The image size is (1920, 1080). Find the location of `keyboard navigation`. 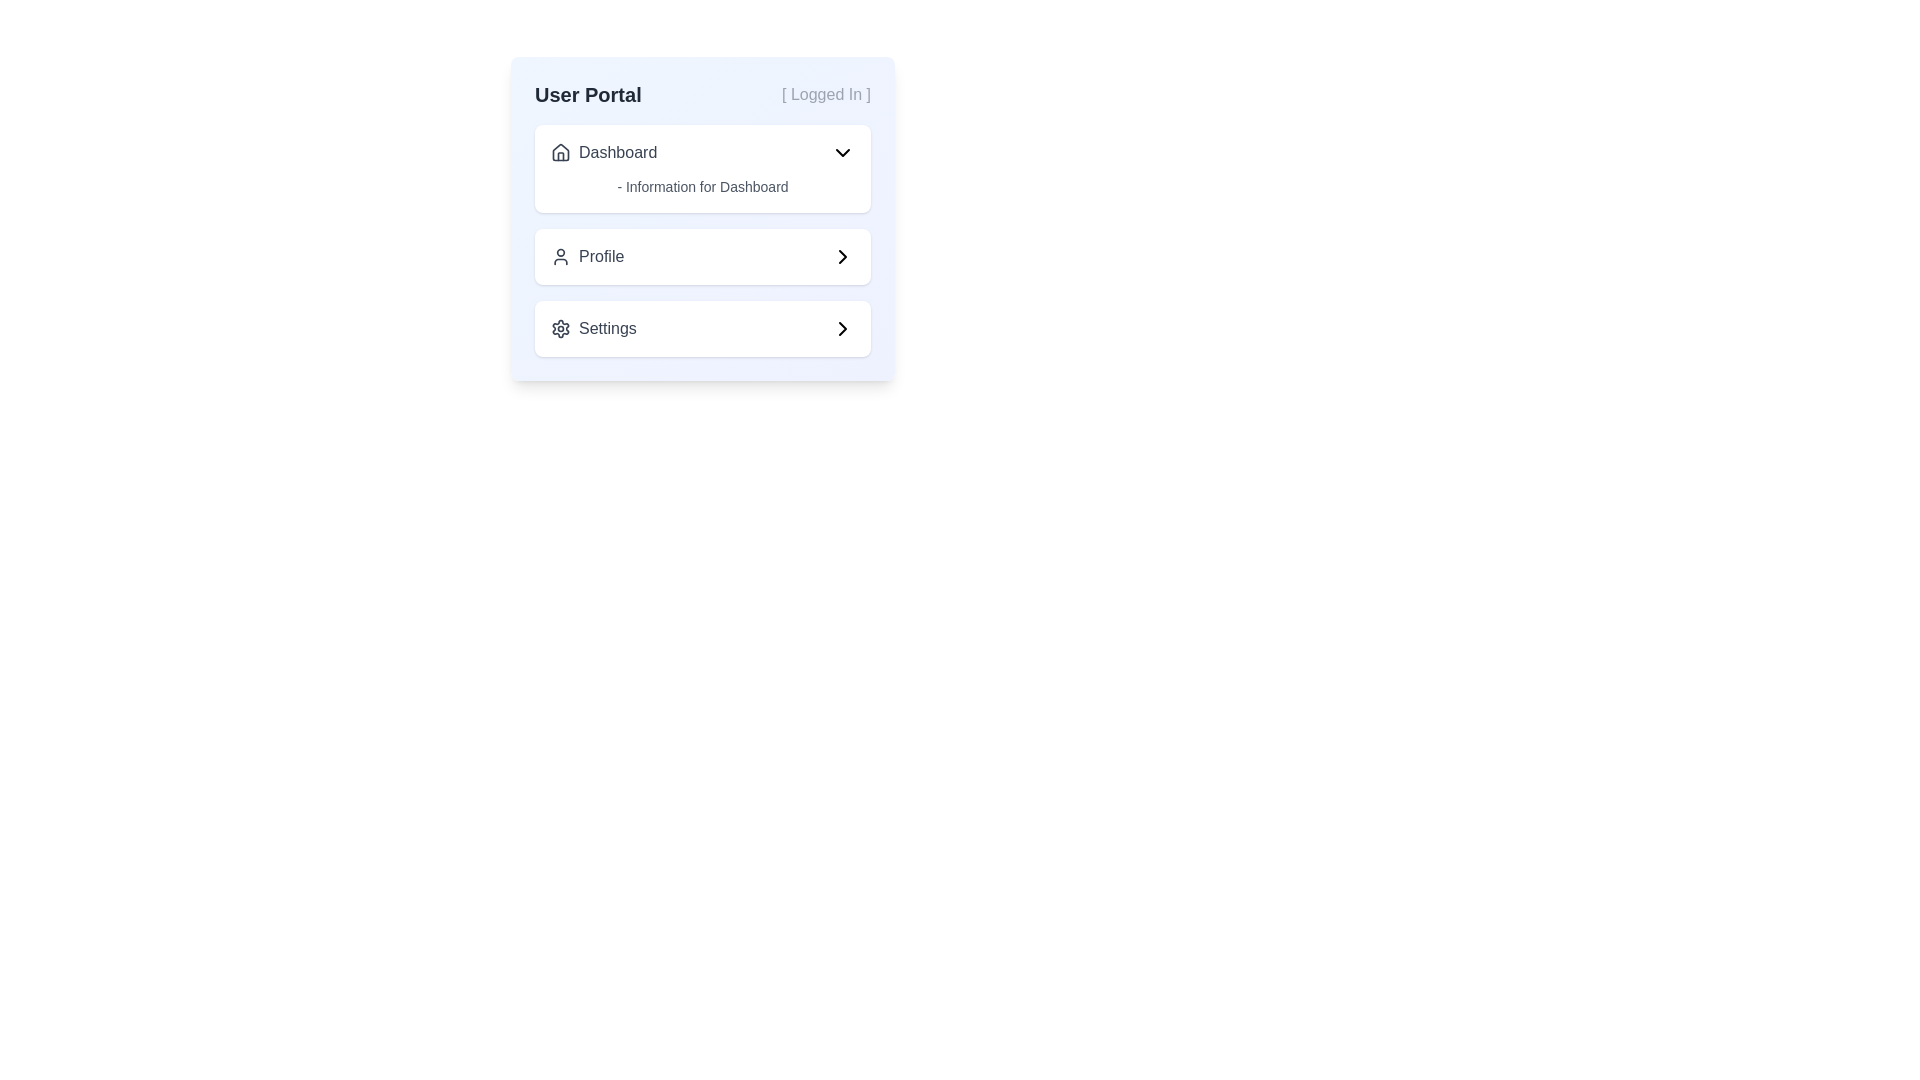

keyboard navigation is located at coordinates (702, 152).